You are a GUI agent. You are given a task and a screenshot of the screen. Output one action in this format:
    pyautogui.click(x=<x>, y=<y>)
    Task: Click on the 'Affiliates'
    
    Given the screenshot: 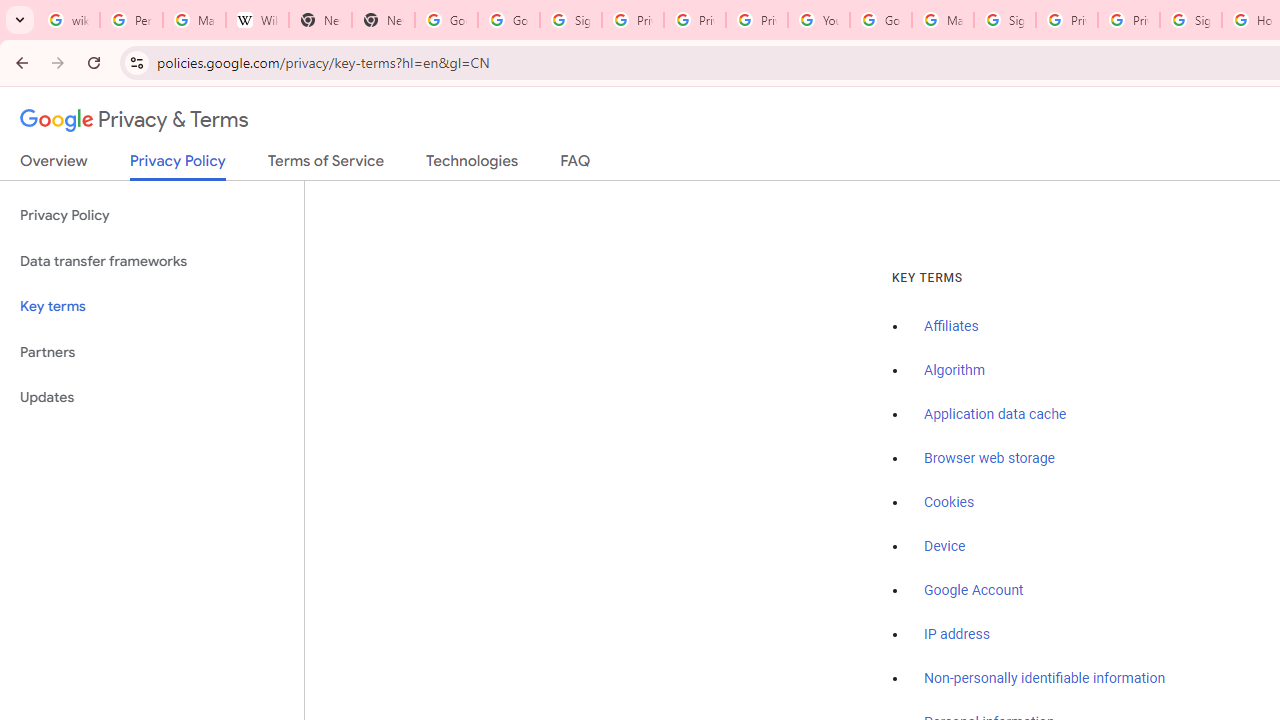 What is the action you would take?
    pyautogui.click(x=950, y=326)
    